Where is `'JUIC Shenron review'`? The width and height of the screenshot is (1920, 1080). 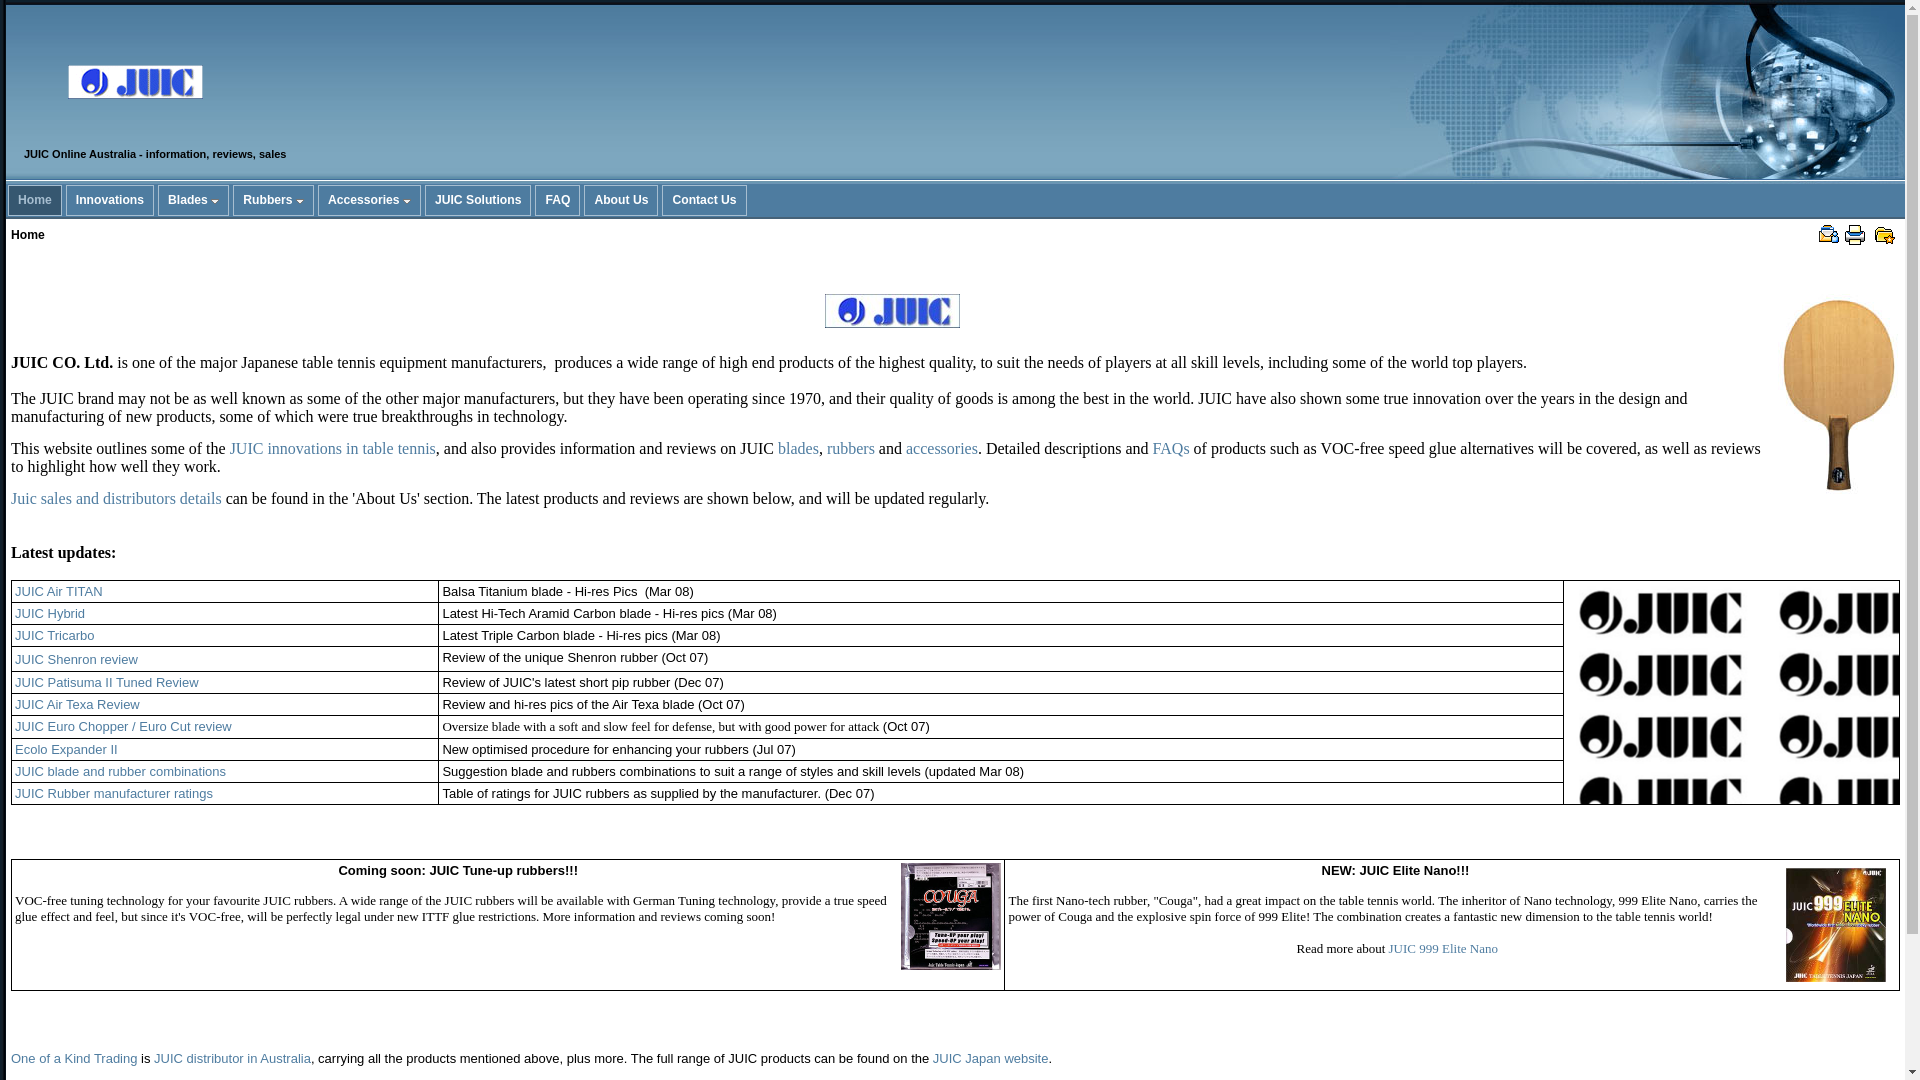 'JUIC Shenron review' is located at coordinates (76, 658).